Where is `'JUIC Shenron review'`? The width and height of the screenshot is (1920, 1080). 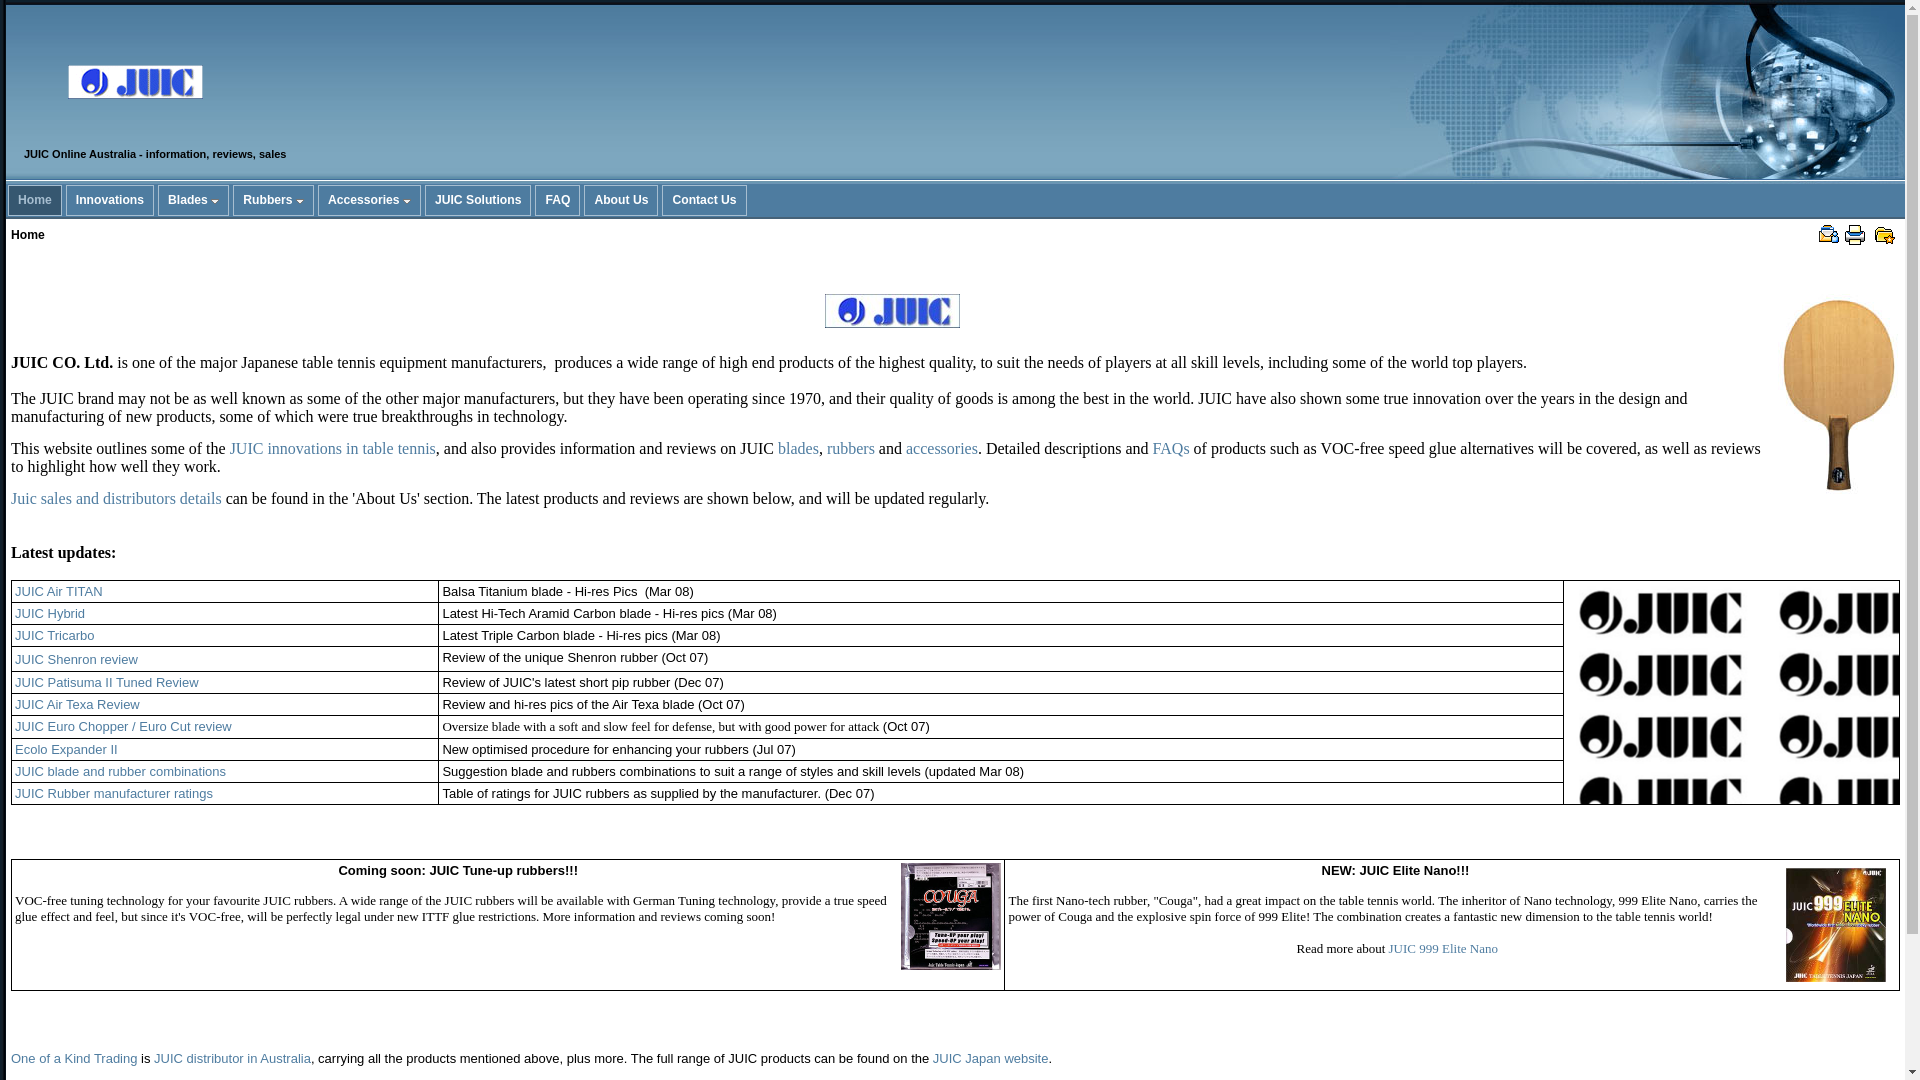 'JUIC Shenron review' is located at coordinates (76, 658).